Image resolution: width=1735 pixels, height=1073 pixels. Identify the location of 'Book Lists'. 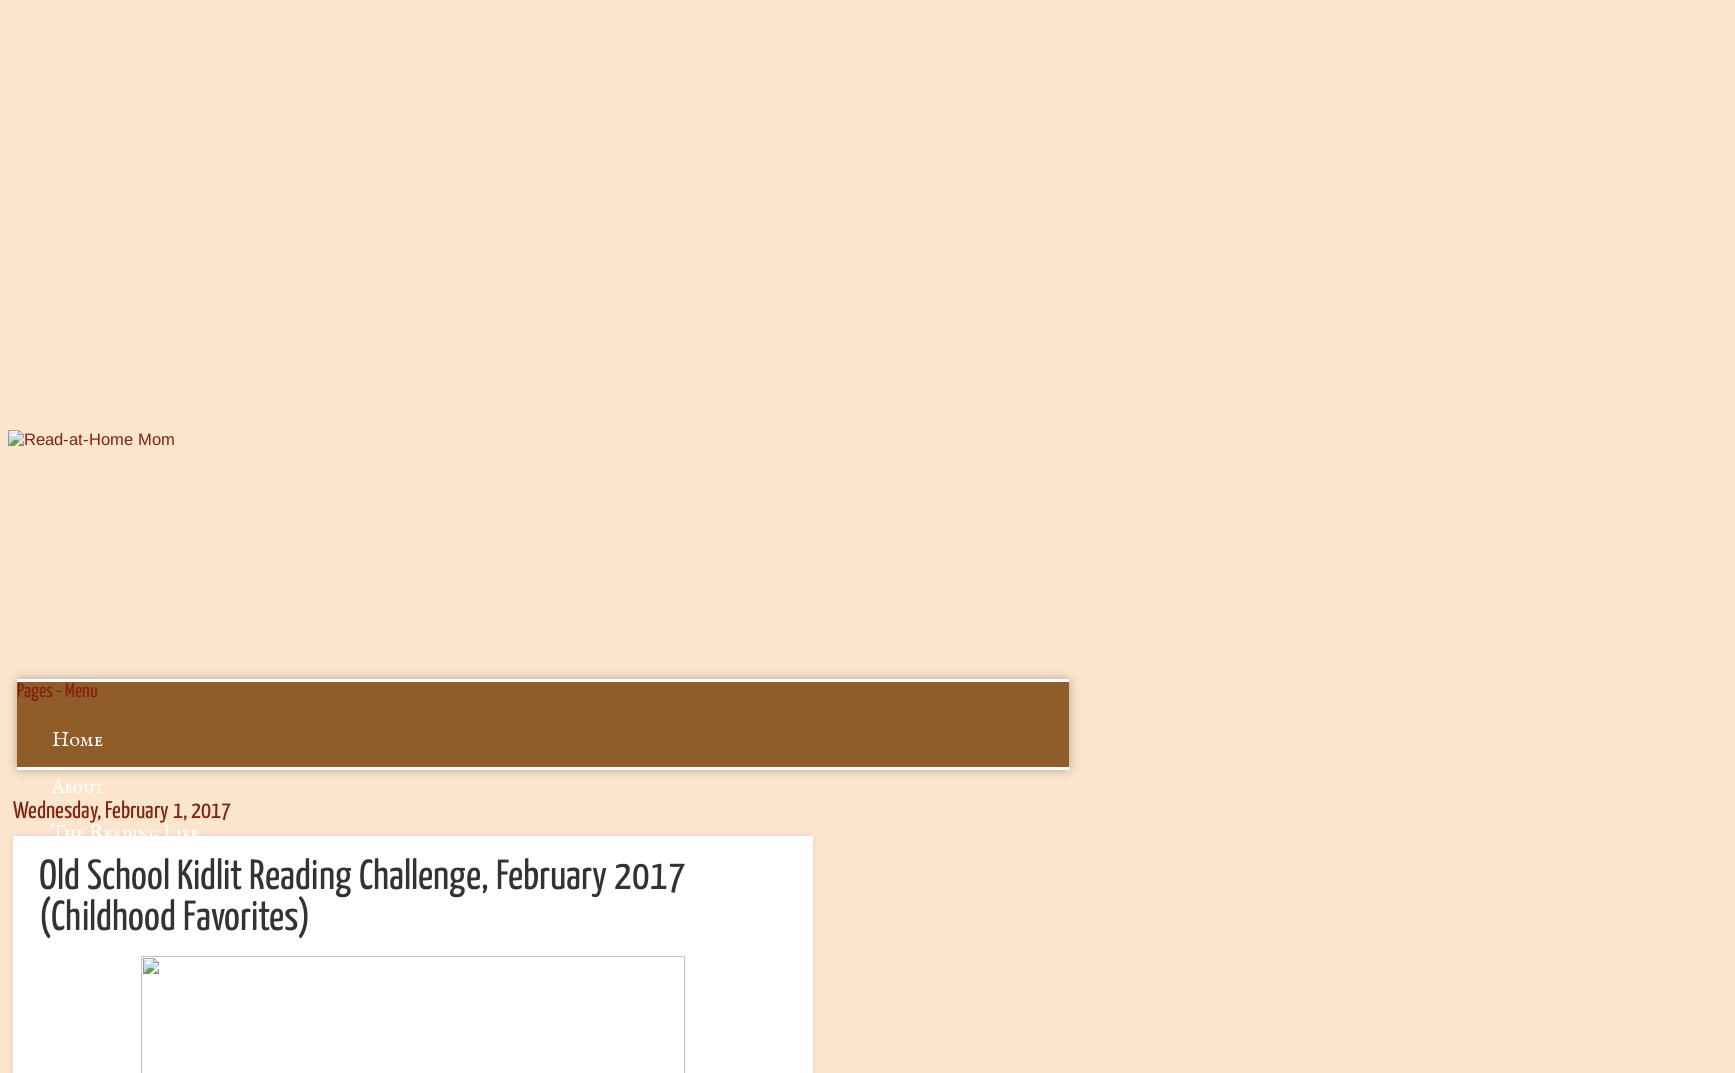
(96, 926).